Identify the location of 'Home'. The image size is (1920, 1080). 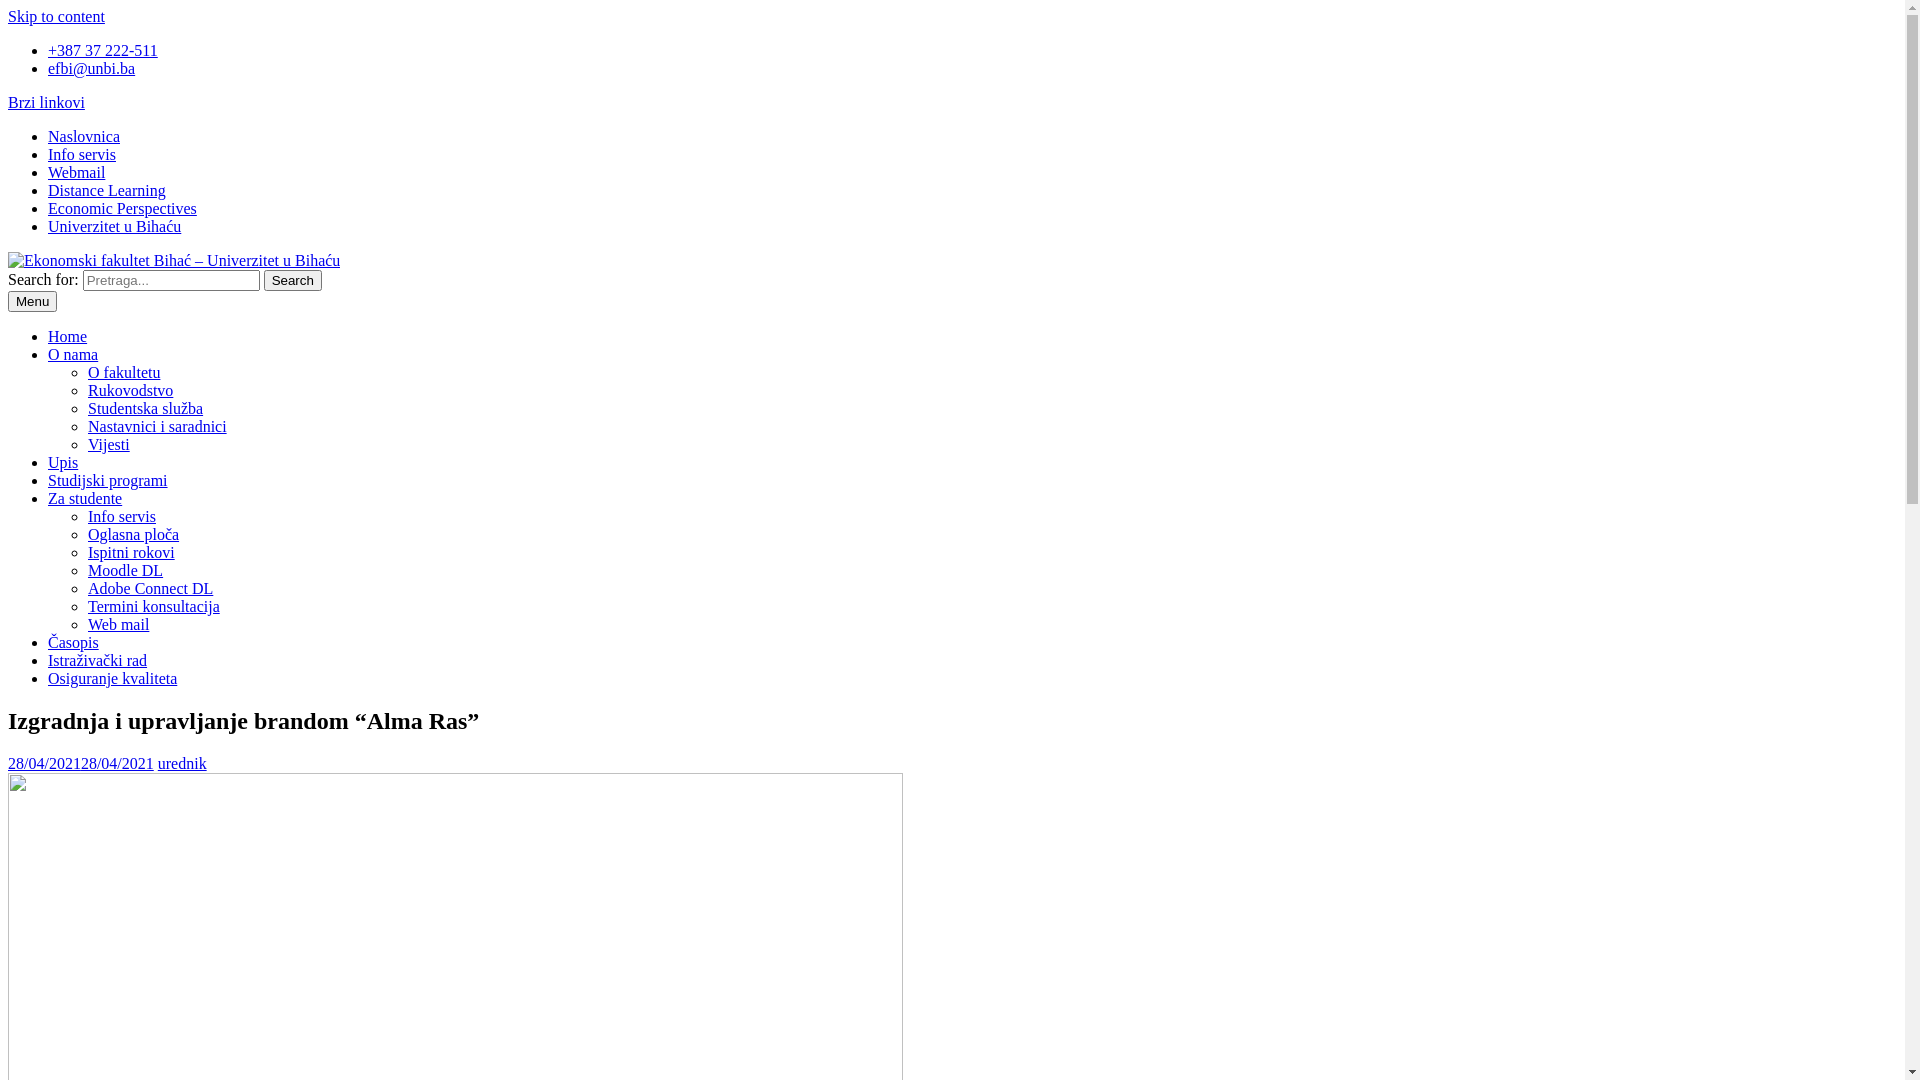
(48, 335).